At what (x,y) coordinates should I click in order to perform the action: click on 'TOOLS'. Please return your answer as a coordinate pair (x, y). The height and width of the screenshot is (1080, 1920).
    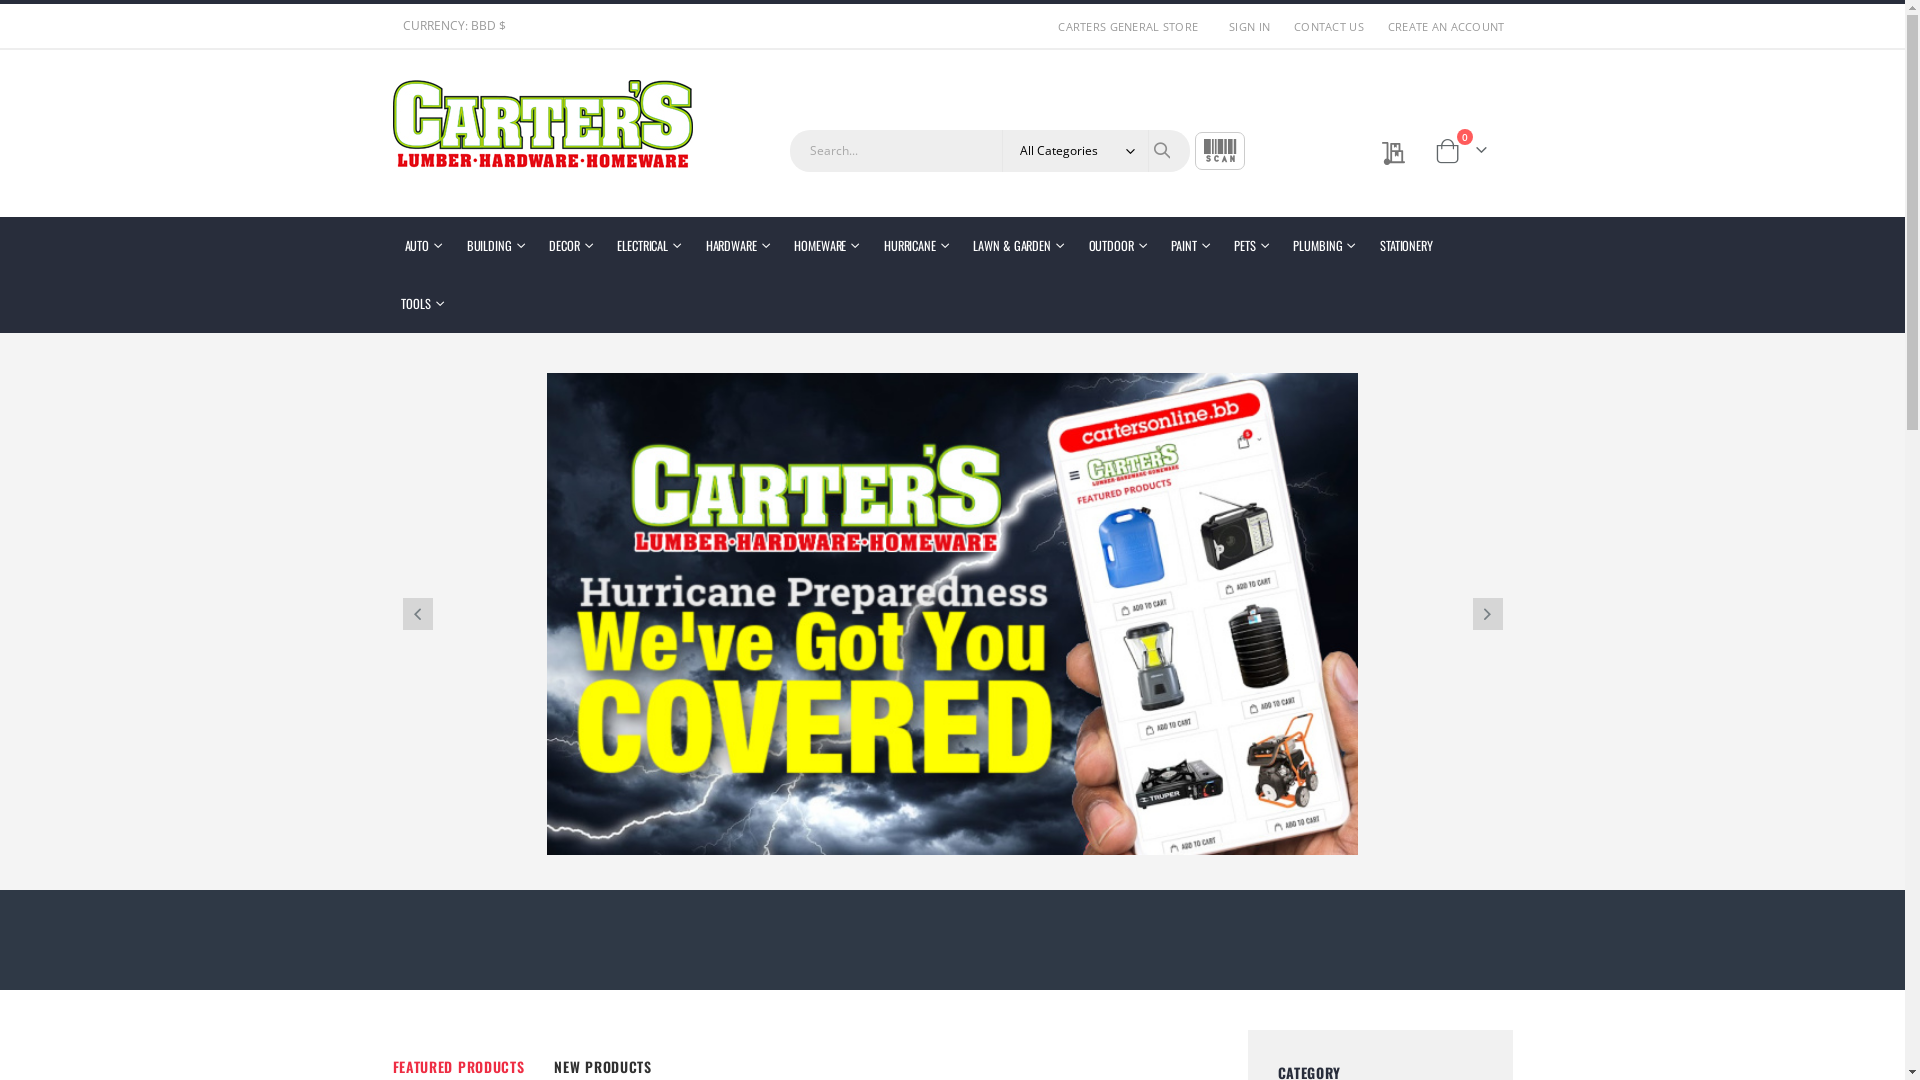
    Looking at the image, I should click on (421, 304).